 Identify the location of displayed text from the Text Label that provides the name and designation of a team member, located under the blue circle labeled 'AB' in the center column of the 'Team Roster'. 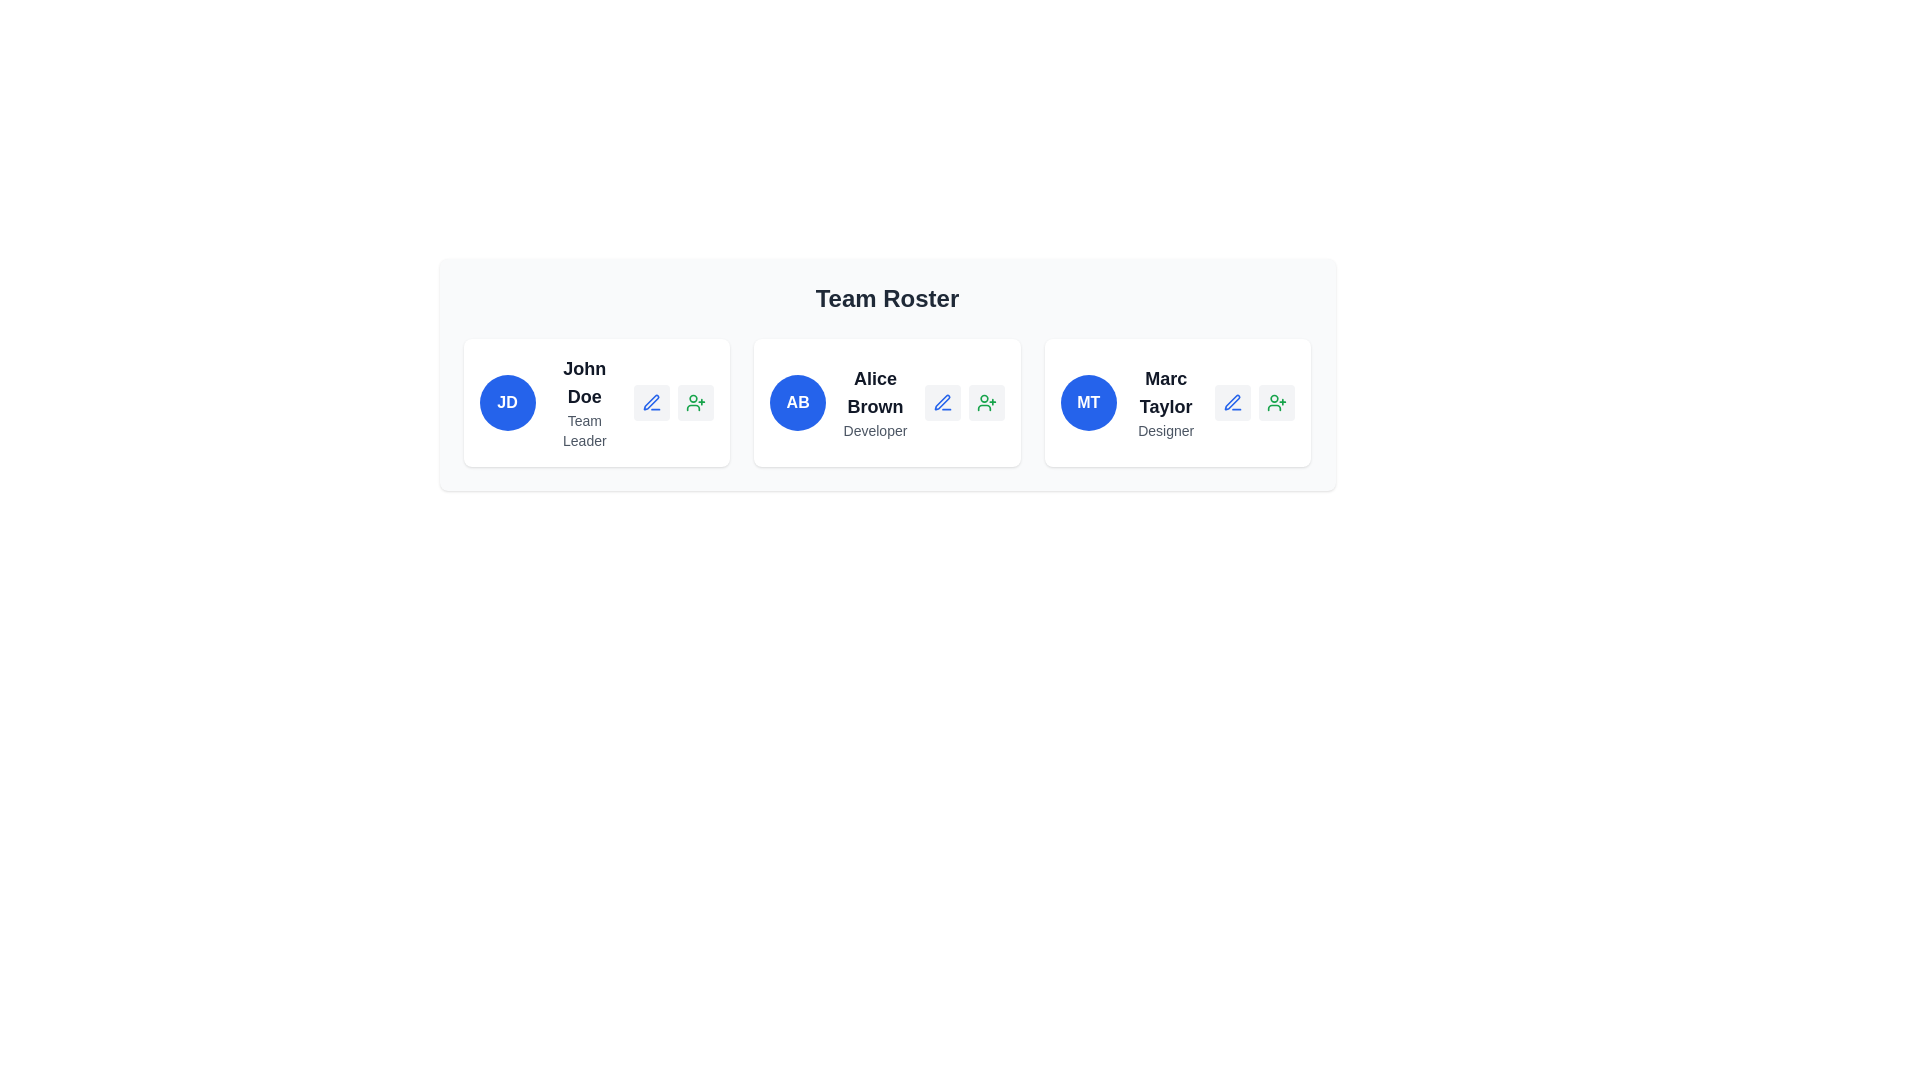
(875, 402).